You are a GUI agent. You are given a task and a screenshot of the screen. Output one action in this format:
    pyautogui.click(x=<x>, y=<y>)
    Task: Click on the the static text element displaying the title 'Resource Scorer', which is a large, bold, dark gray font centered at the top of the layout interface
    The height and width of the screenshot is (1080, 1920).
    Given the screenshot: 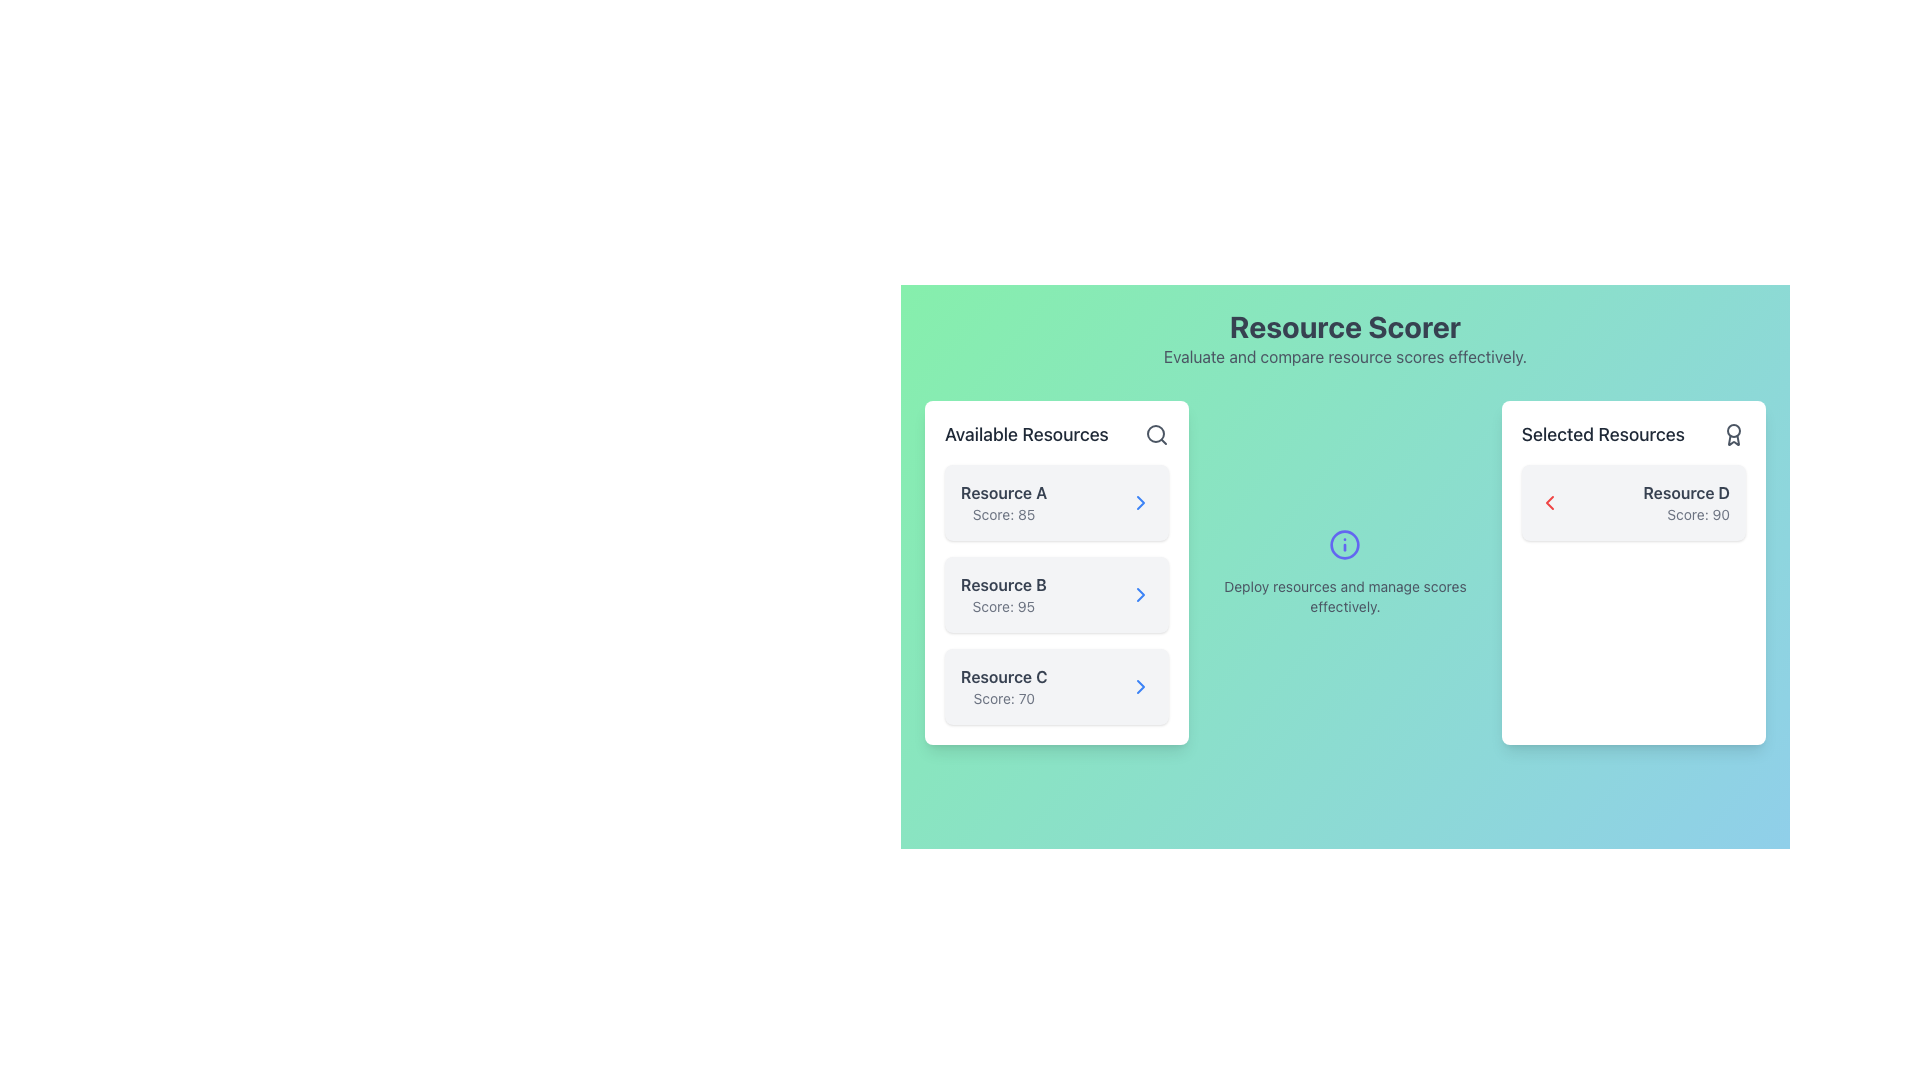 What is the action you would take?
    pyautogui.click(x=1345, y=326)
    